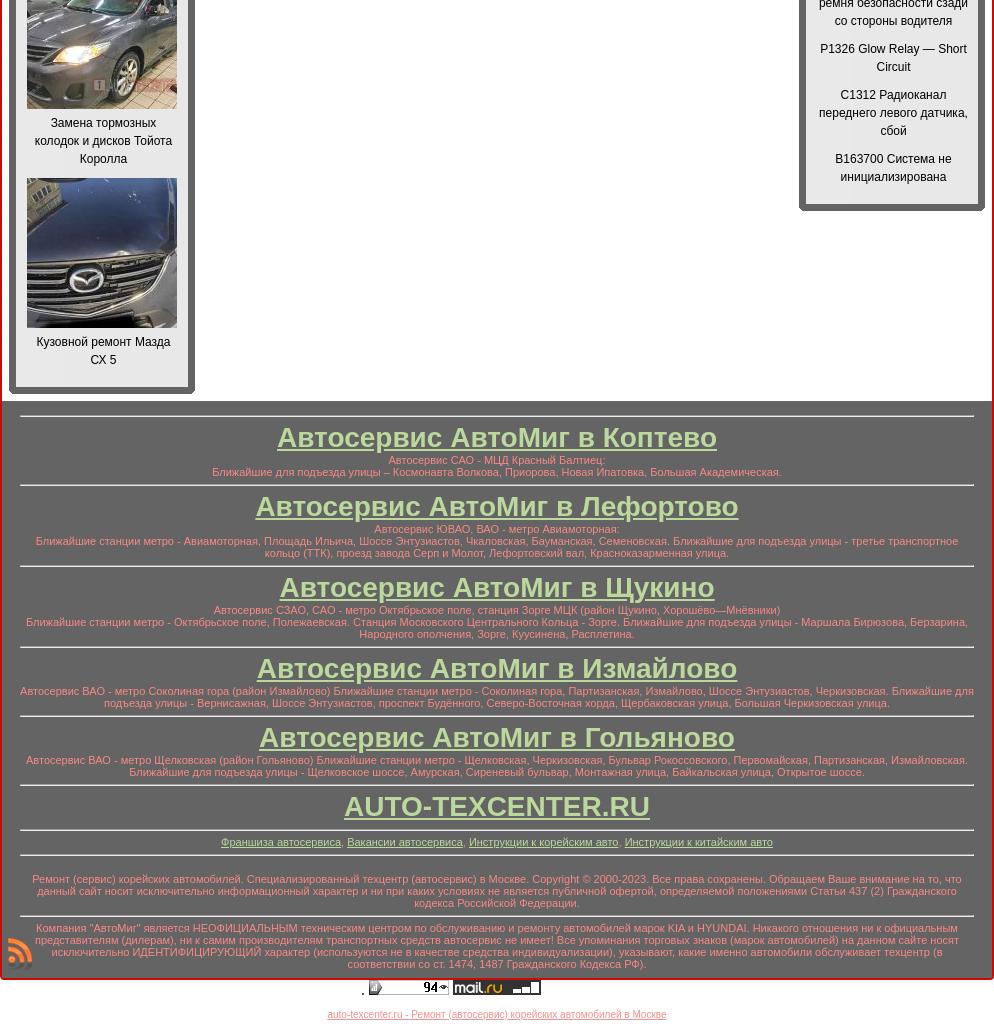  I want to click on 'AUTO-TEXCENTER.RU', so click(343, 805).